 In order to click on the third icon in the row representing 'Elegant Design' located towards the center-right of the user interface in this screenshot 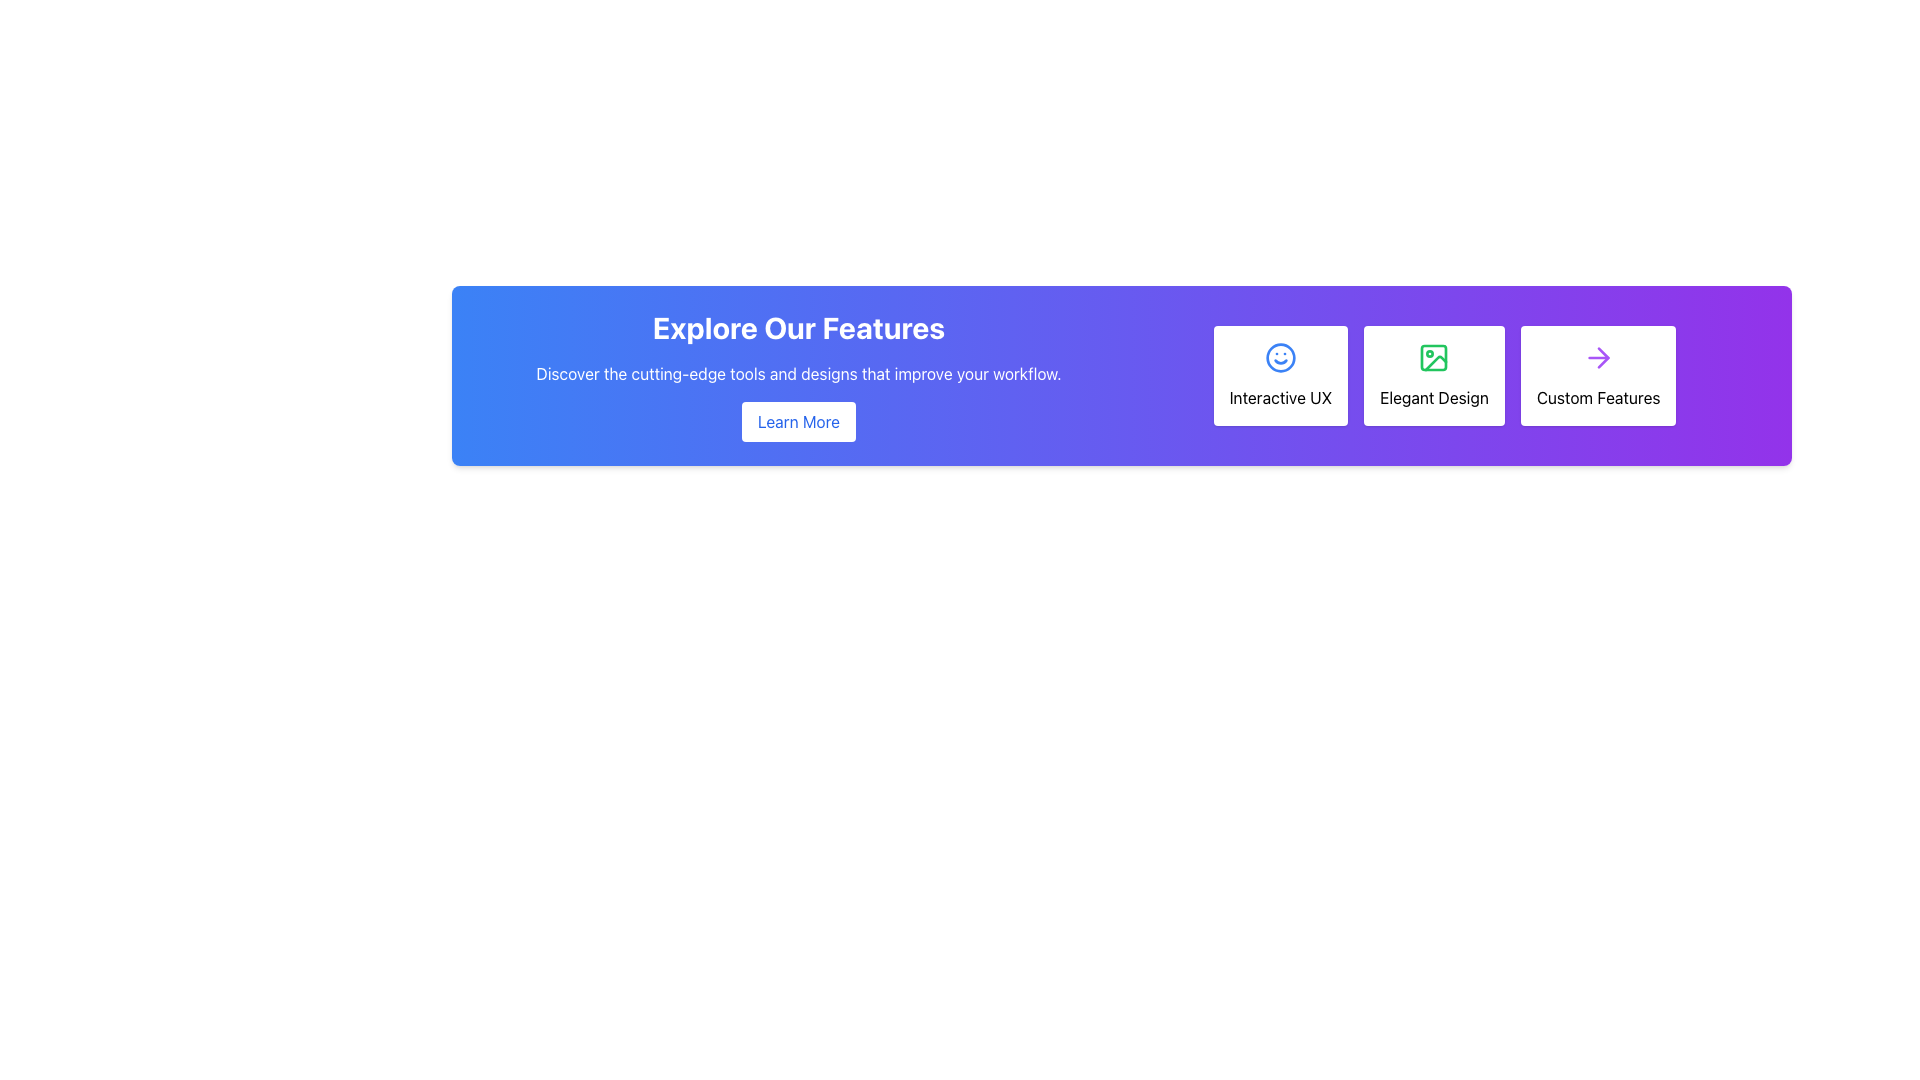, I will do `click(1435, 363)`.